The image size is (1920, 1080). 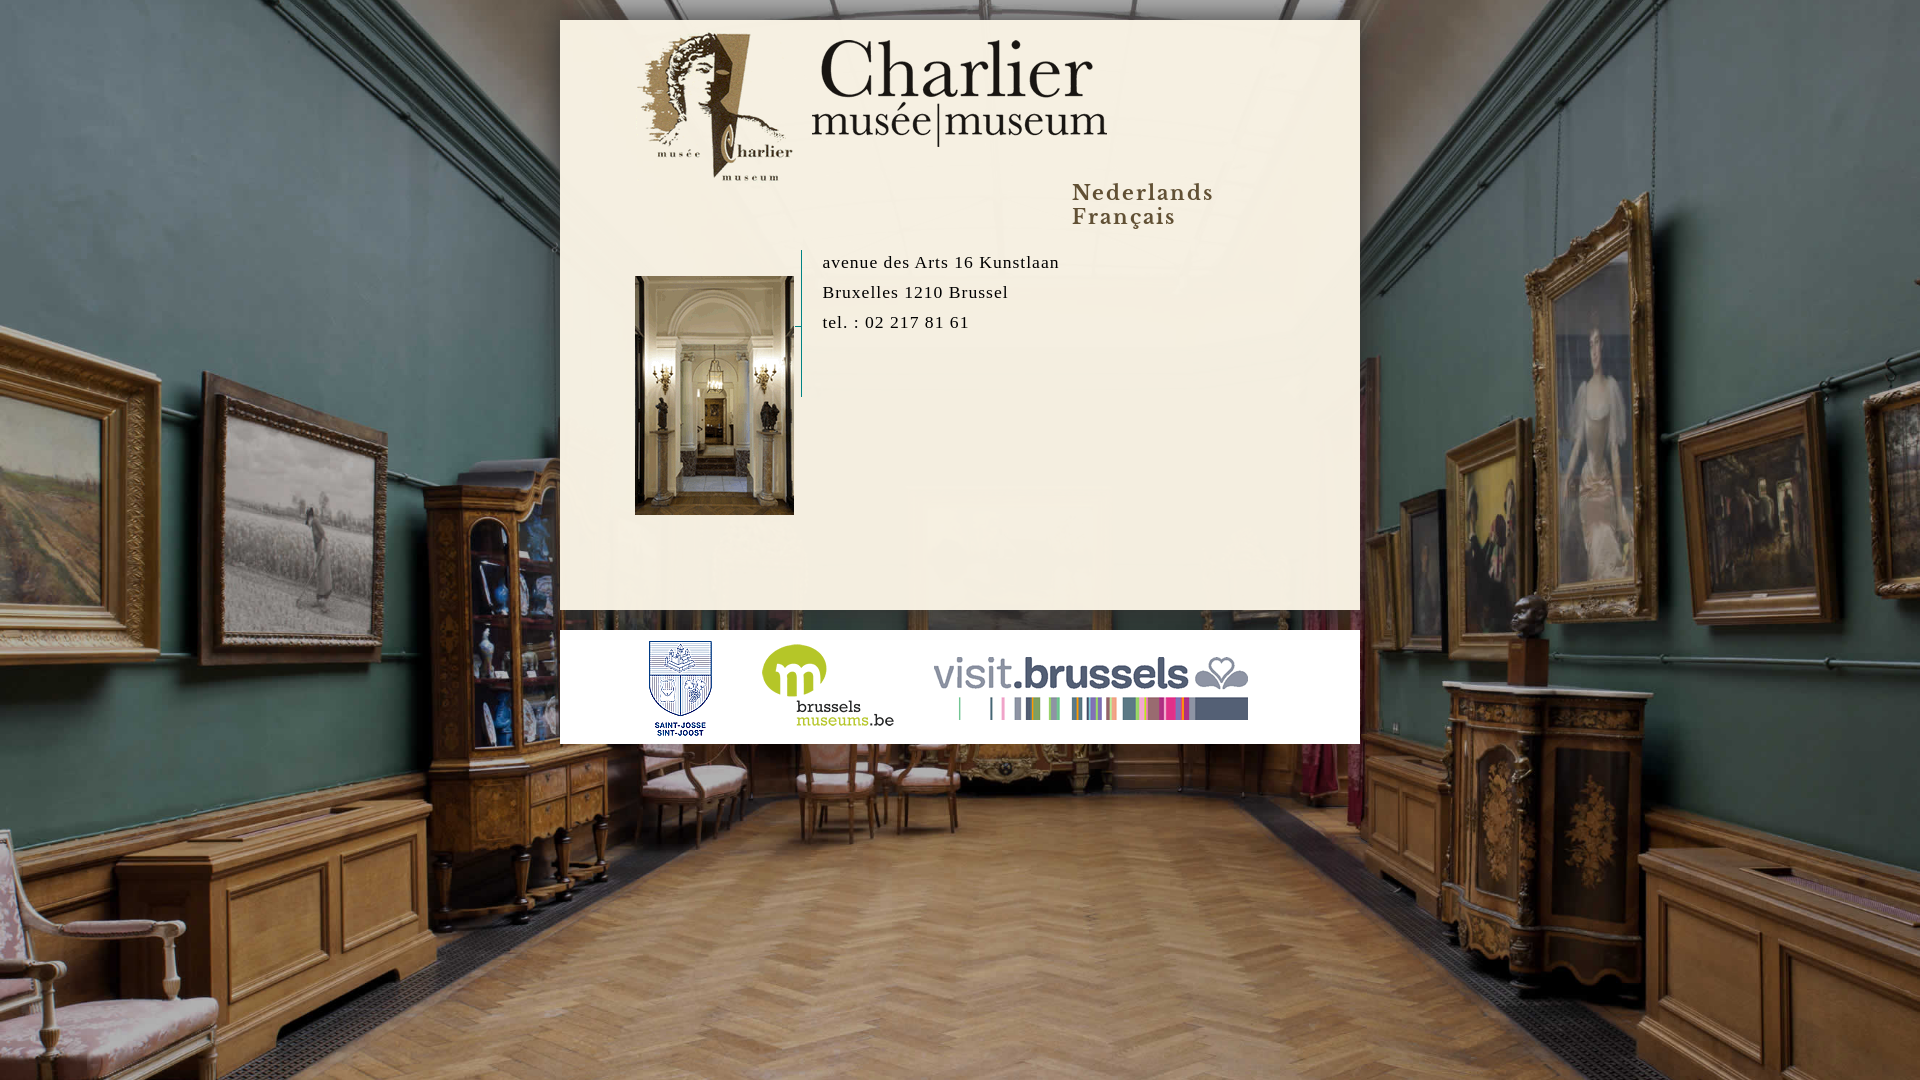 What do you see at coordinates (1070, 192) in the screenshot?
I see `'Nederlands'` at bounding box center [1070, 192].